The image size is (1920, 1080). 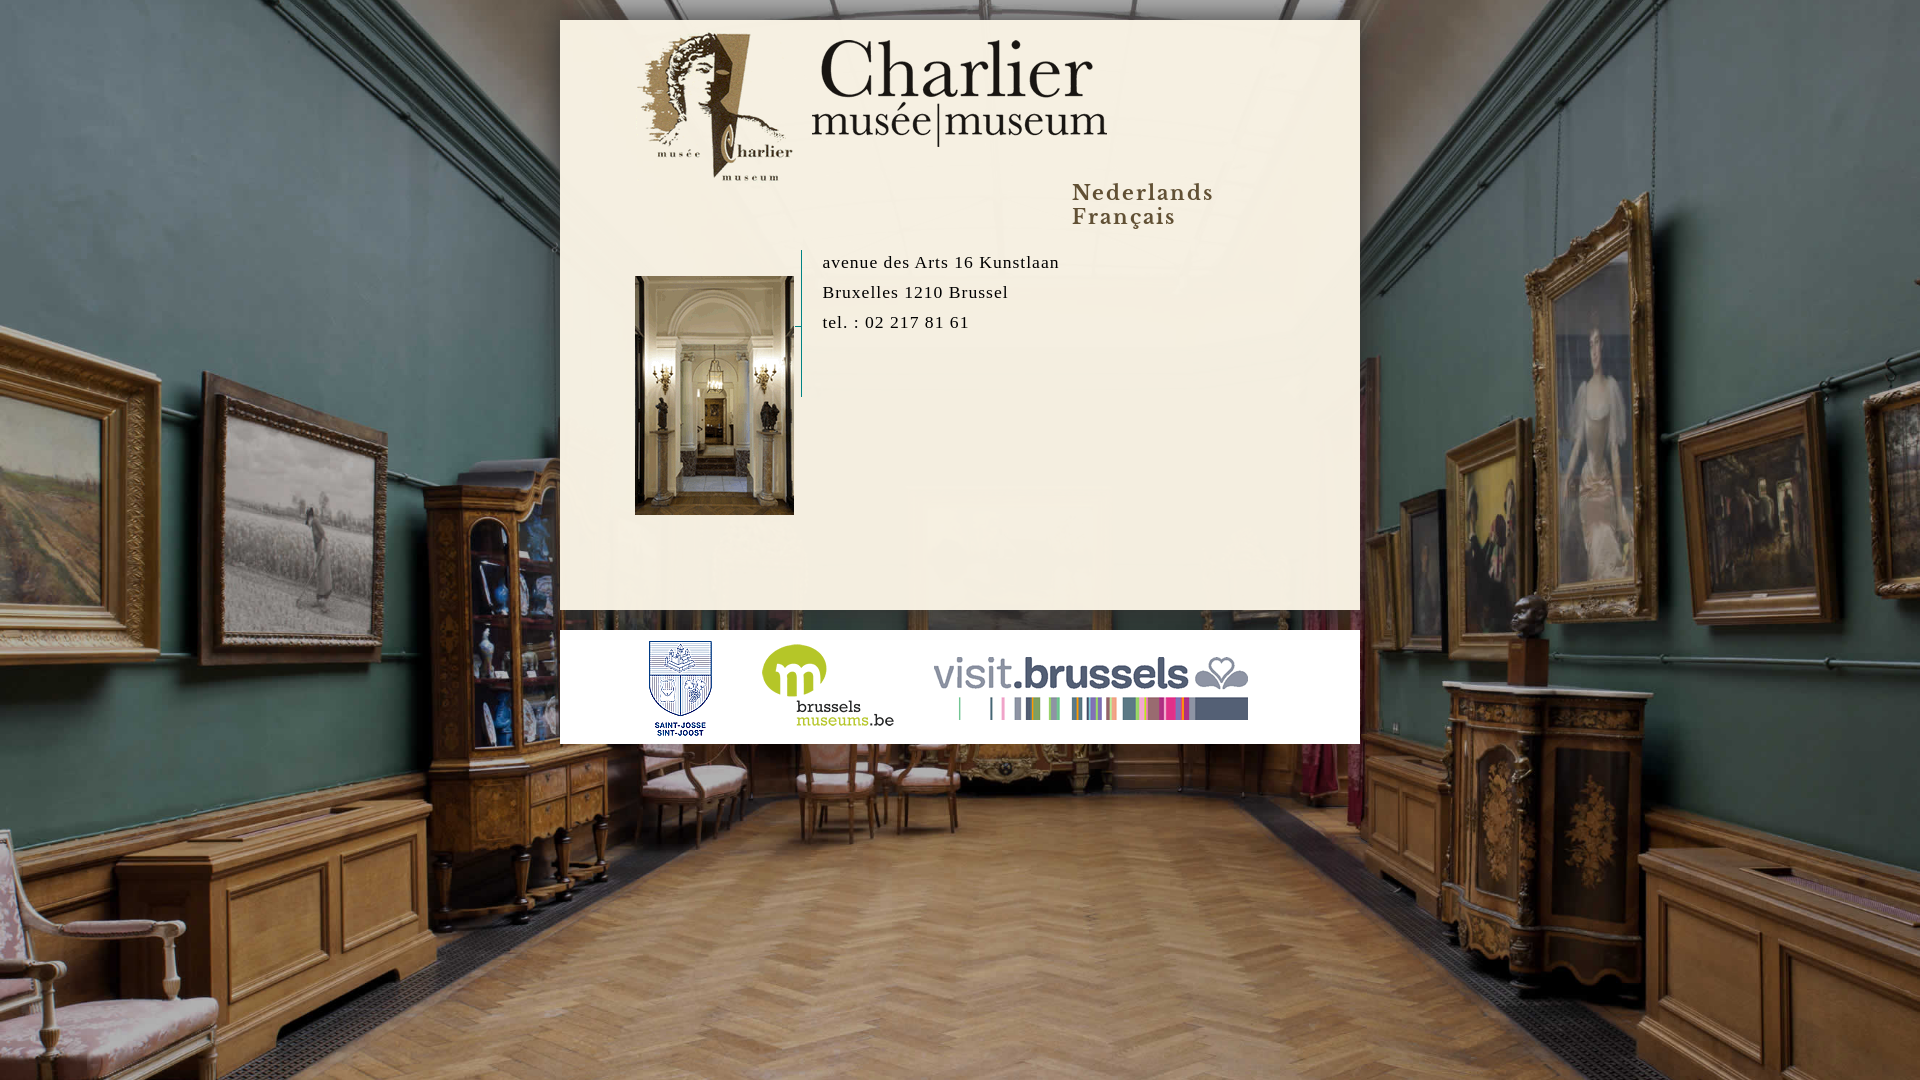 What do you see at coordinates (1070, 192) in the screenshot?
I see `'Nederlands'` at bounding box center [1070, 192].